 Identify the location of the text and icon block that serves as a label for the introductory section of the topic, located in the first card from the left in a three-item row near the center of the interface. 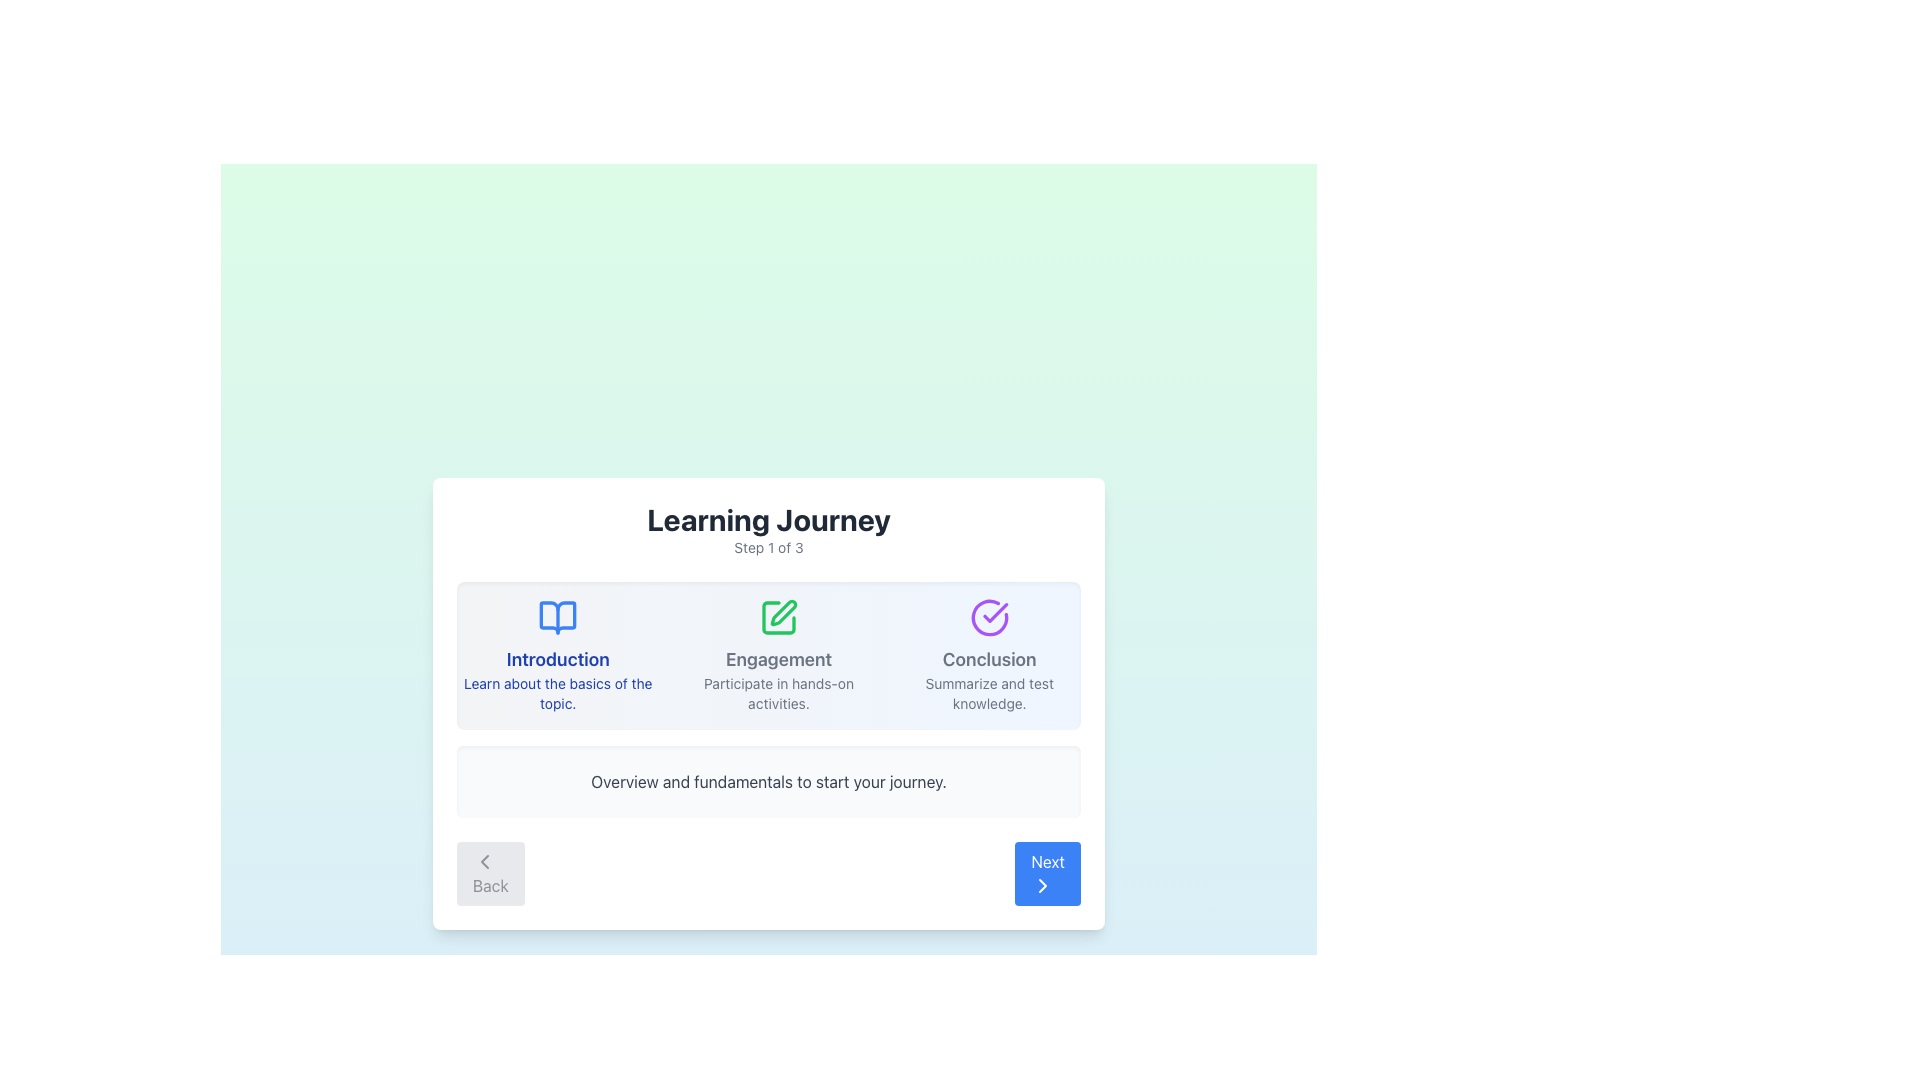
(557, 655).